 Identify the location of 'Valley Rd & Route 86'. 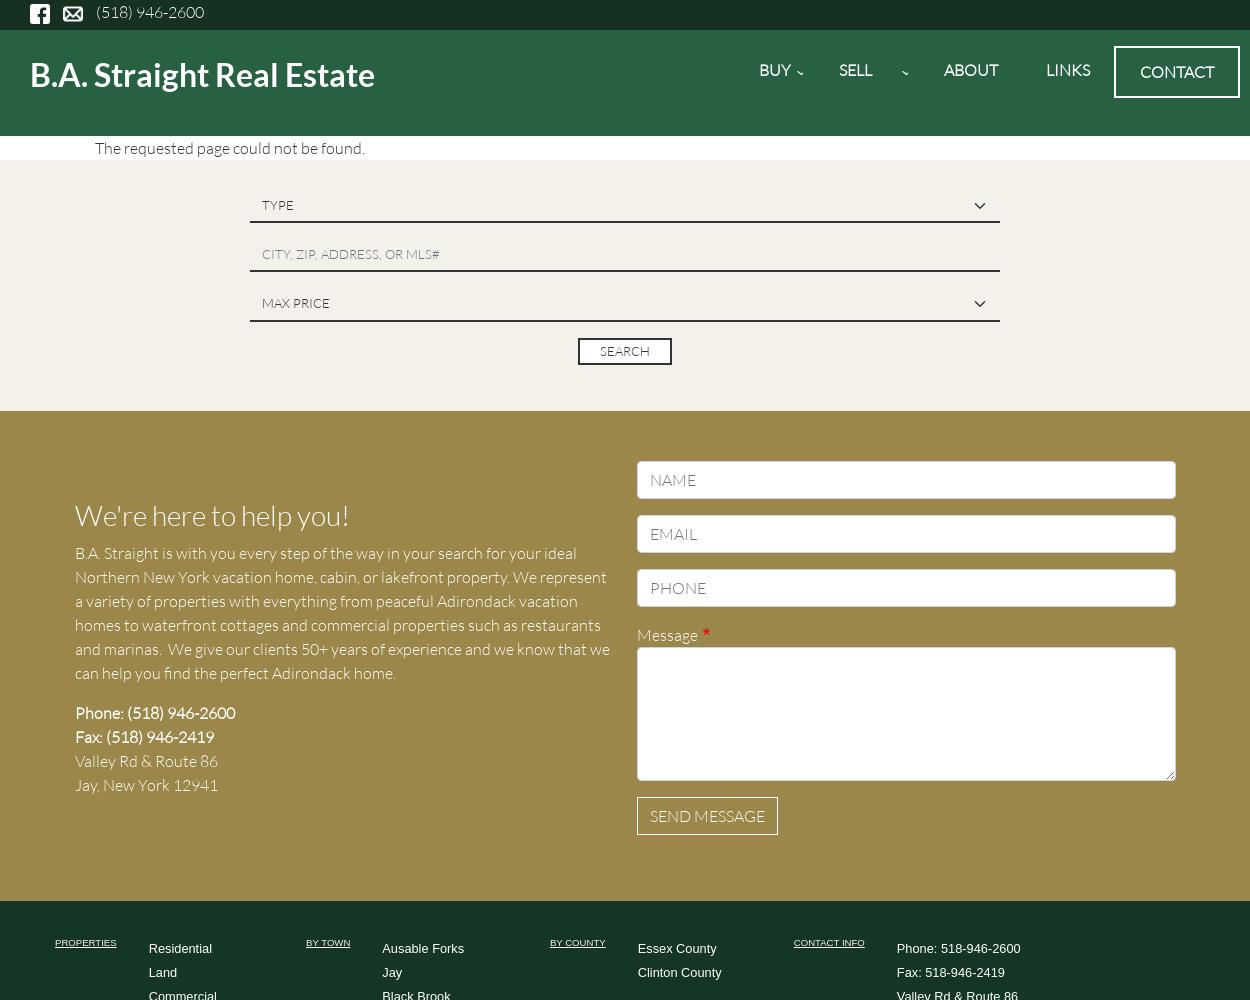
(145, 760).